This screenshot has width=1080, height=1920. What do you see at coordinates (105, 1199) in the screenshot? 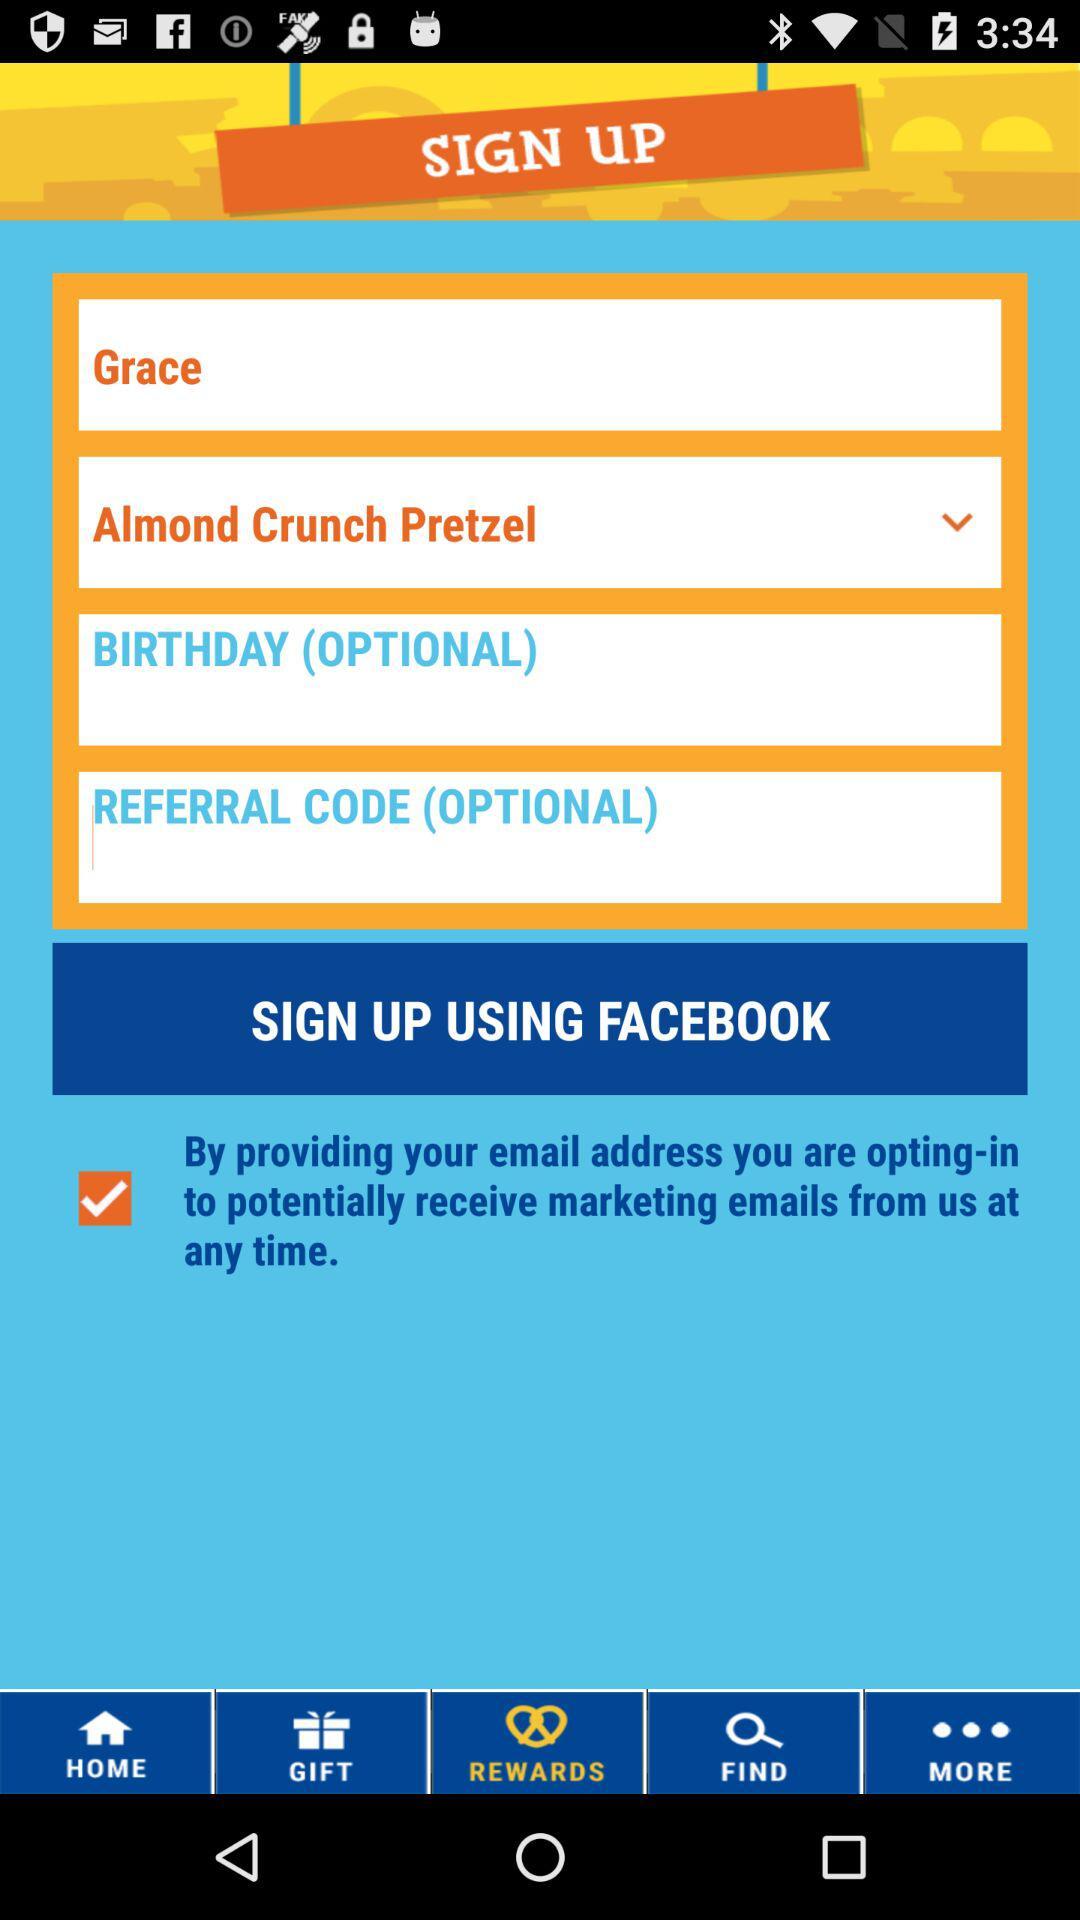
I see `the check box which is left side of the page` at bounding box center [105, 1199].